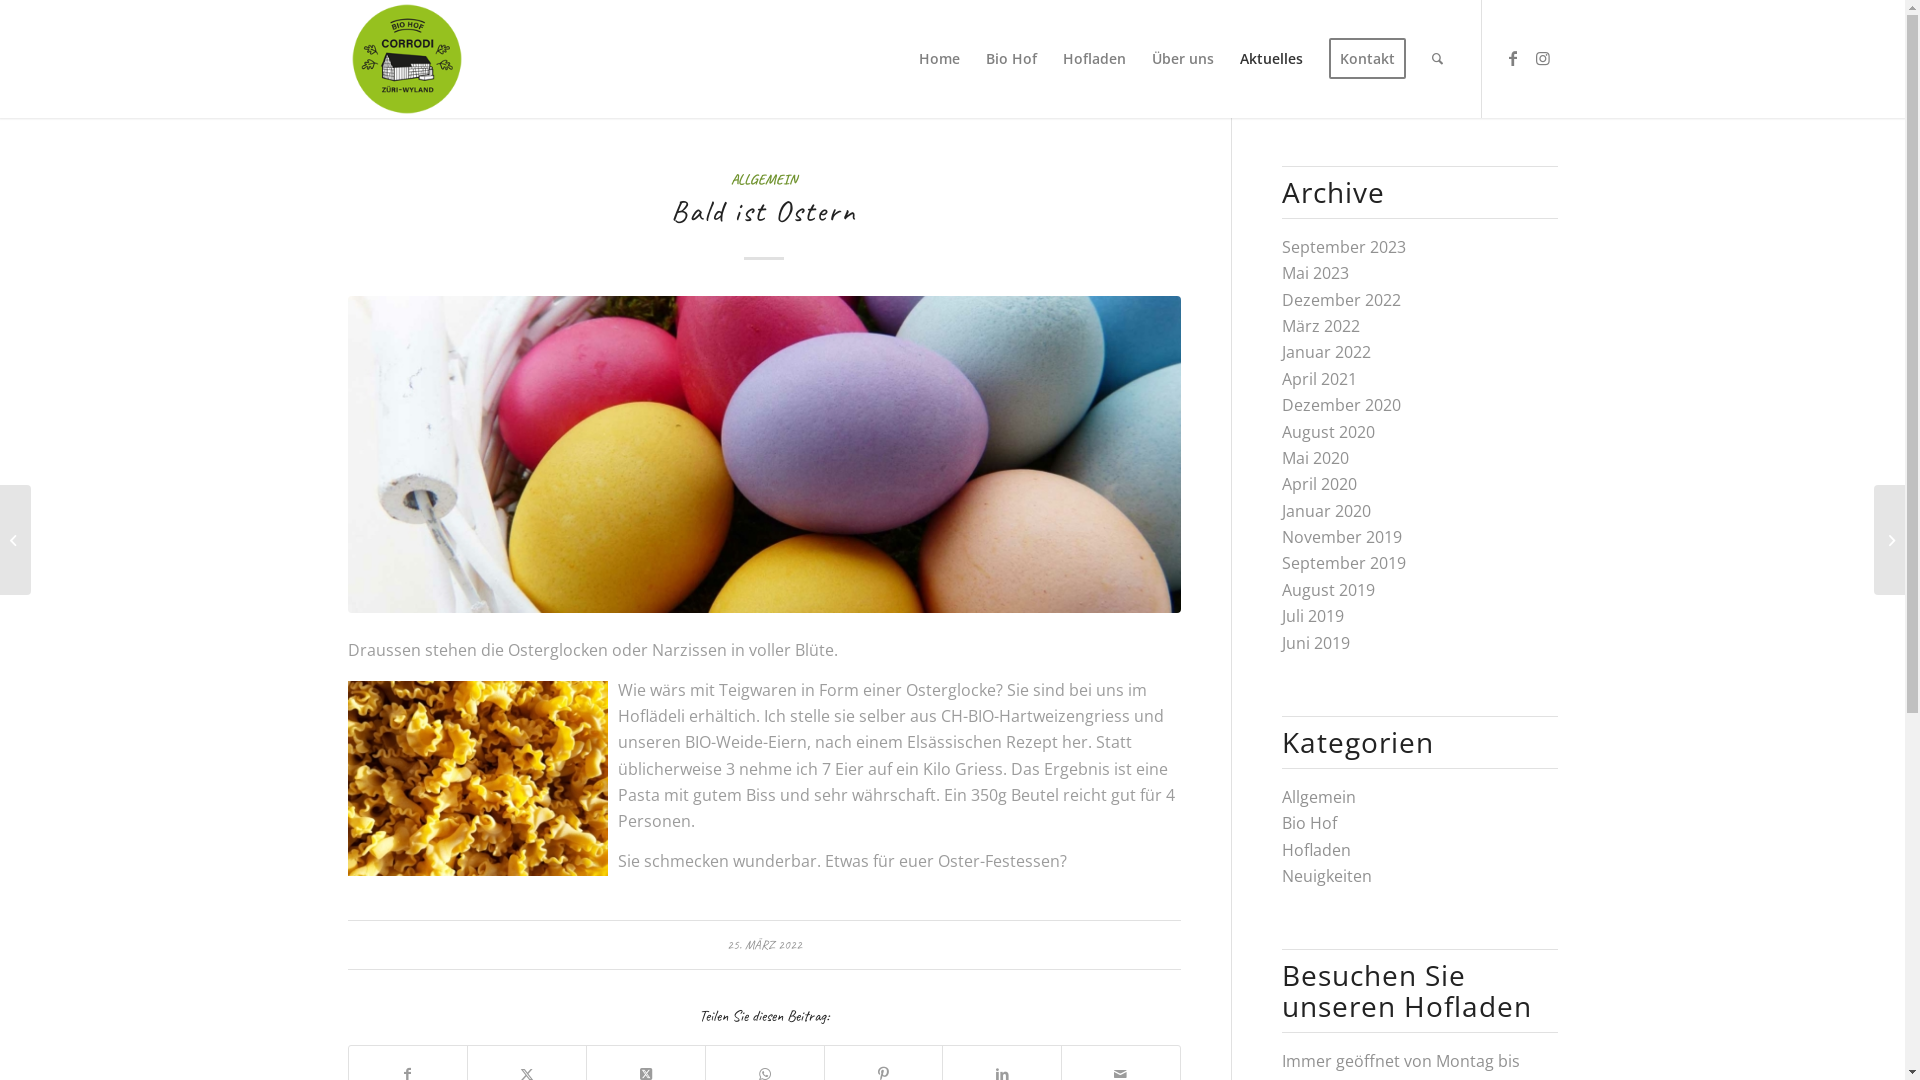 Image resolution: width=1920 pixels, height=1080 pixels. What do you see at coordinates (938, 57) in the screenshot?
I see `'Home'` at bounding box center [938, 57].